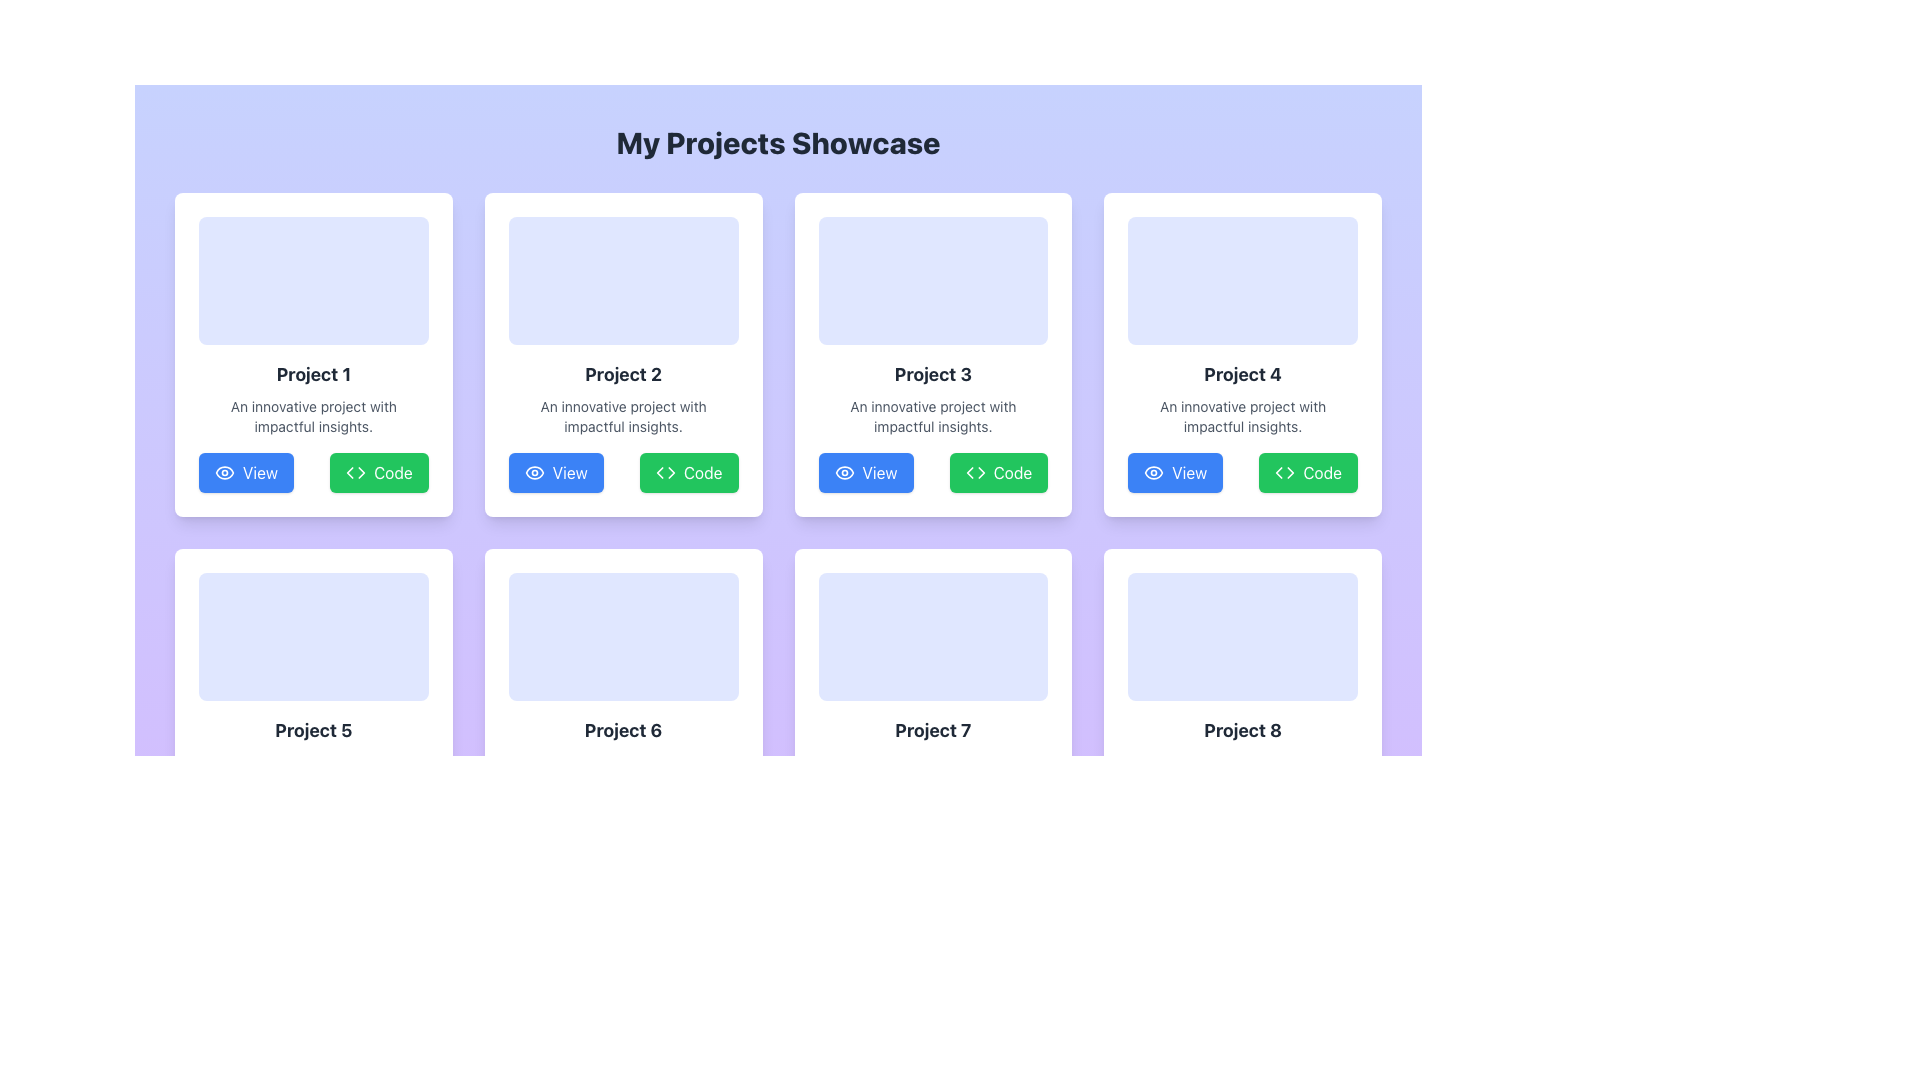  I want to click on the informational Text Block that describes 'Project 3', which is positioned under the title 'Project 3' and above the 'View' and 'Code' buttons, so click(932, 415).